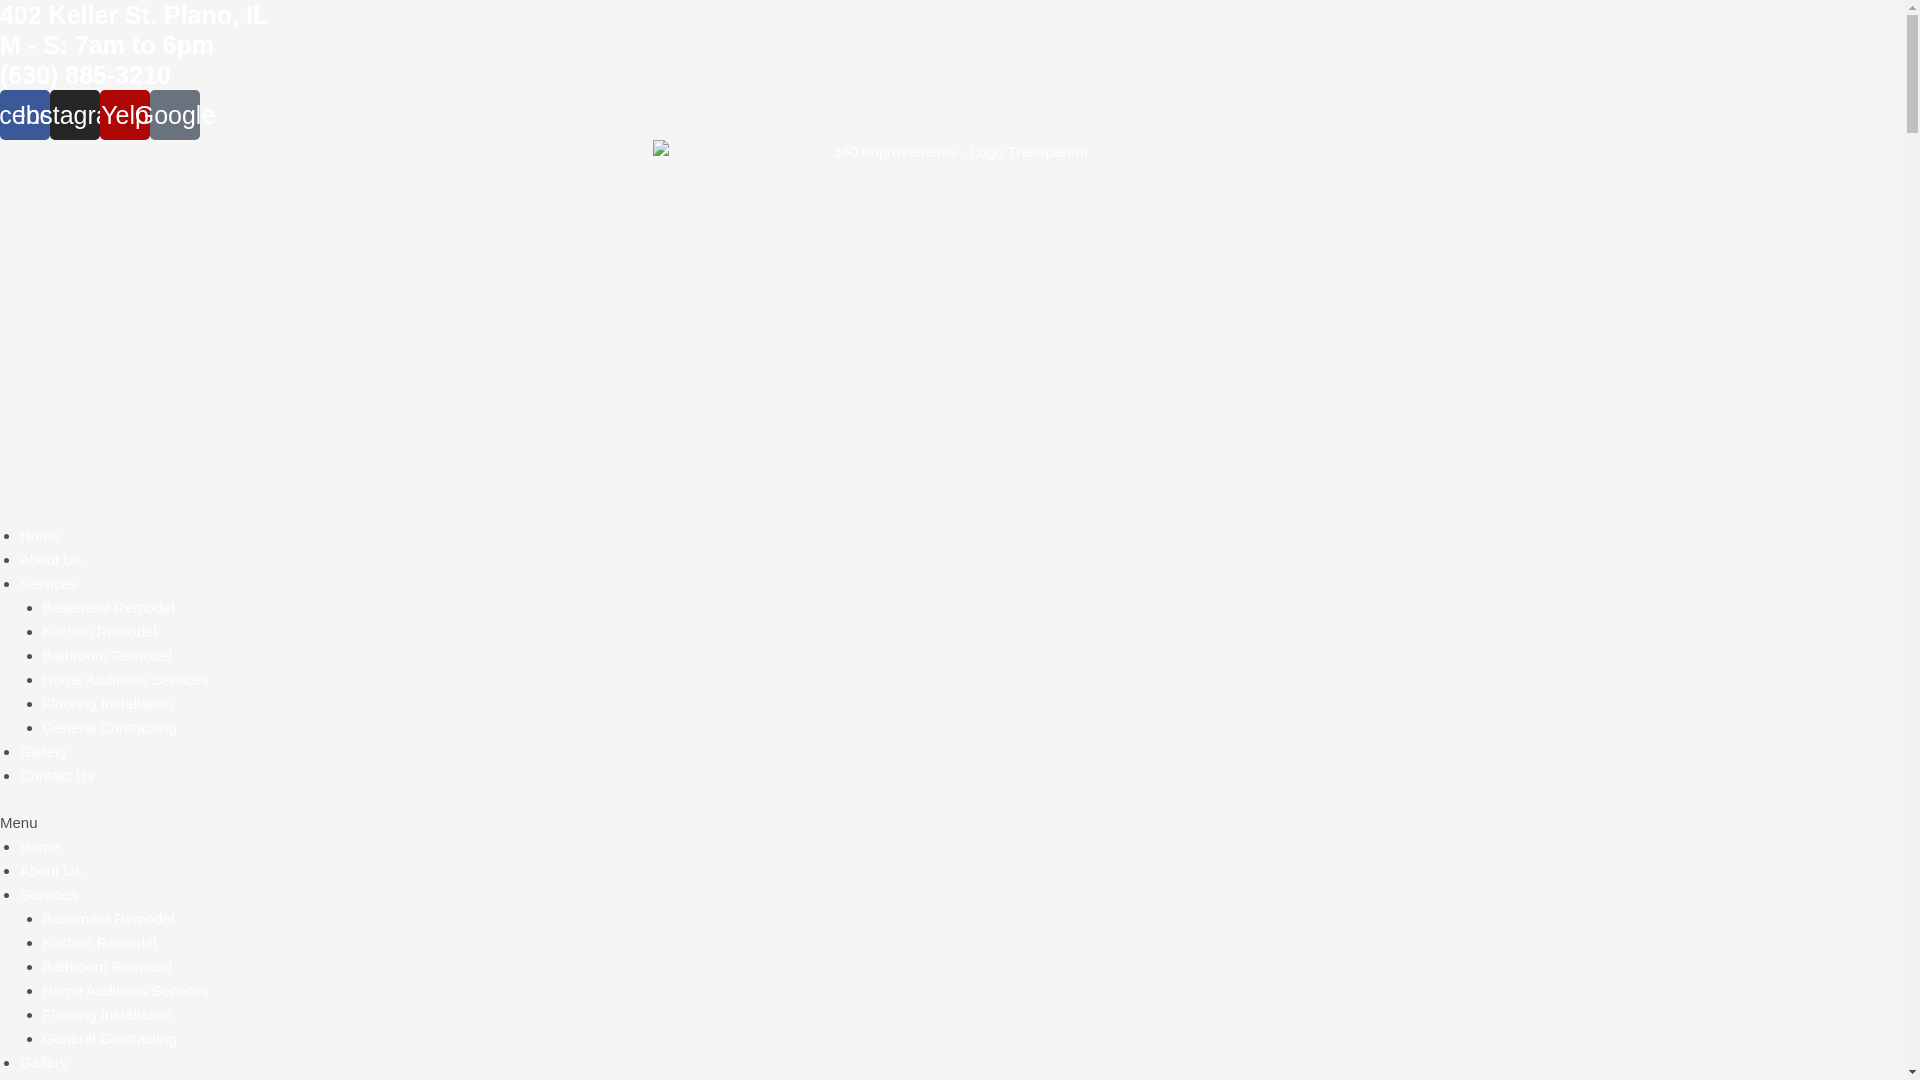  I want to click on 'M - S: 7am to 6pm', so click(105, 45).